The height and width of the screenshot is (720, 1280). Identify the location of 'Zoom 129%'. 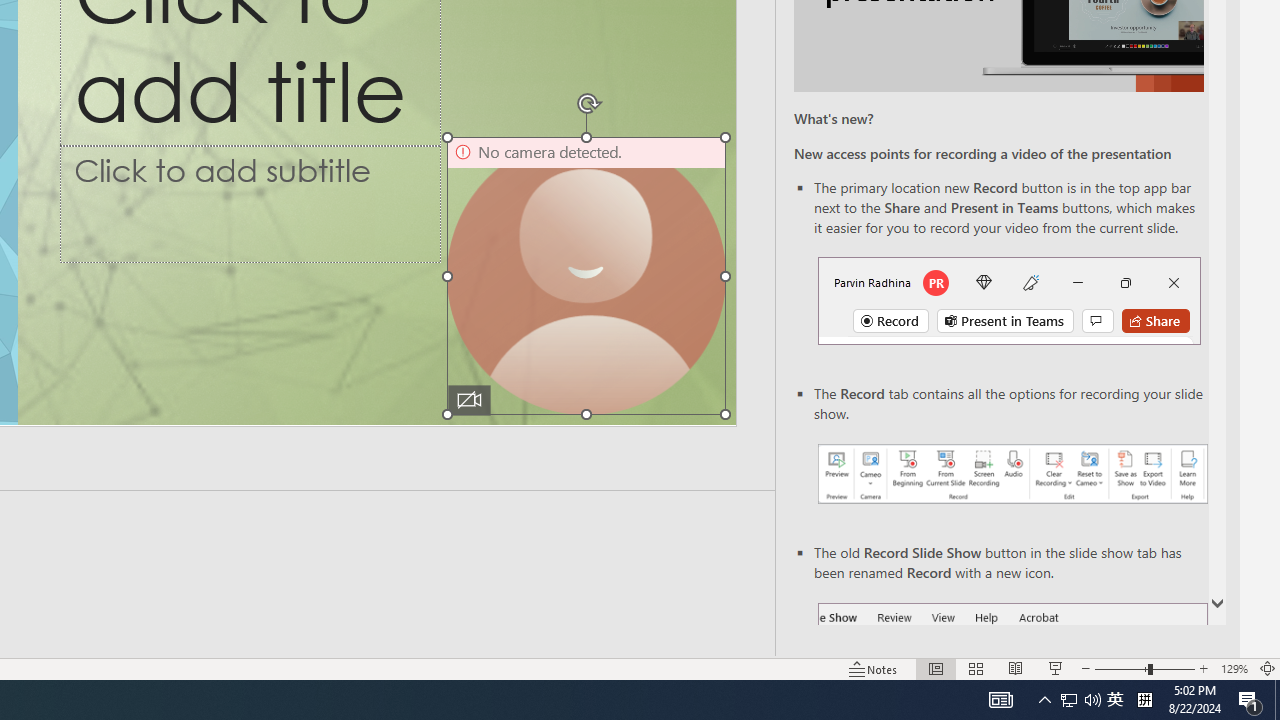
(1233, 669).